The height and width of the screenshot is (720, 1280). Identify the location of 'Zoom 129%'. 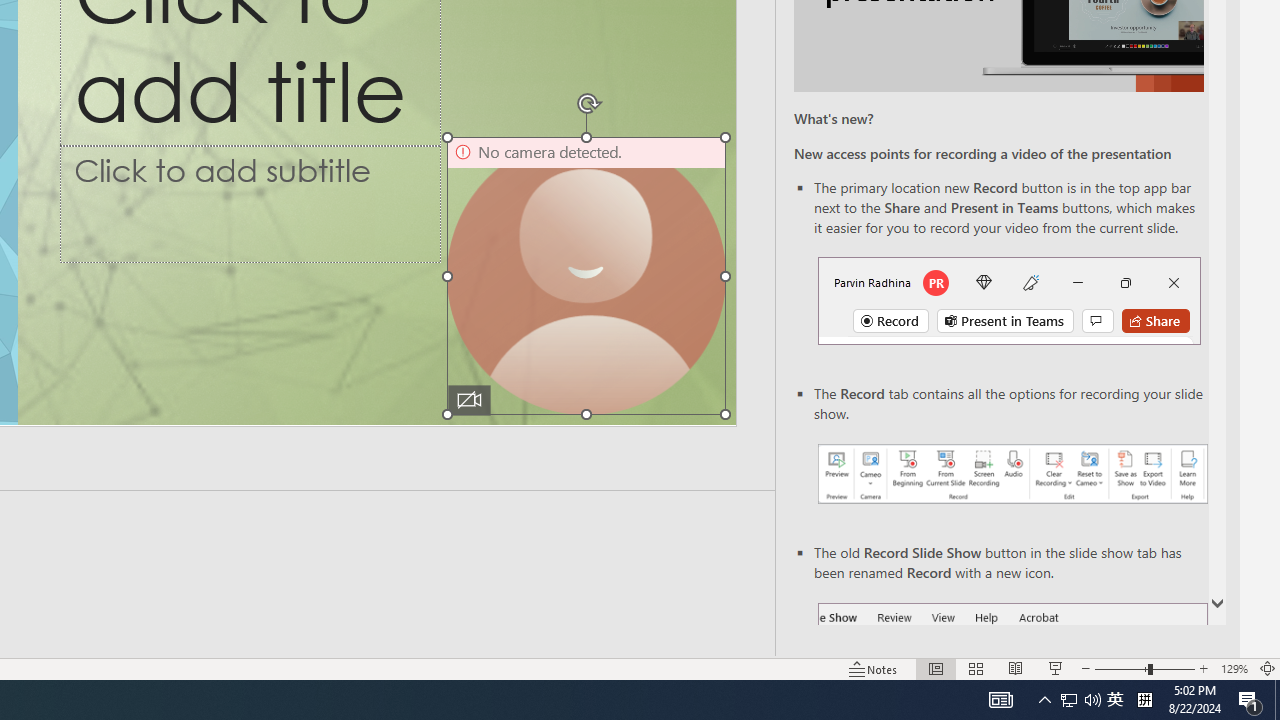
(1233, 669).